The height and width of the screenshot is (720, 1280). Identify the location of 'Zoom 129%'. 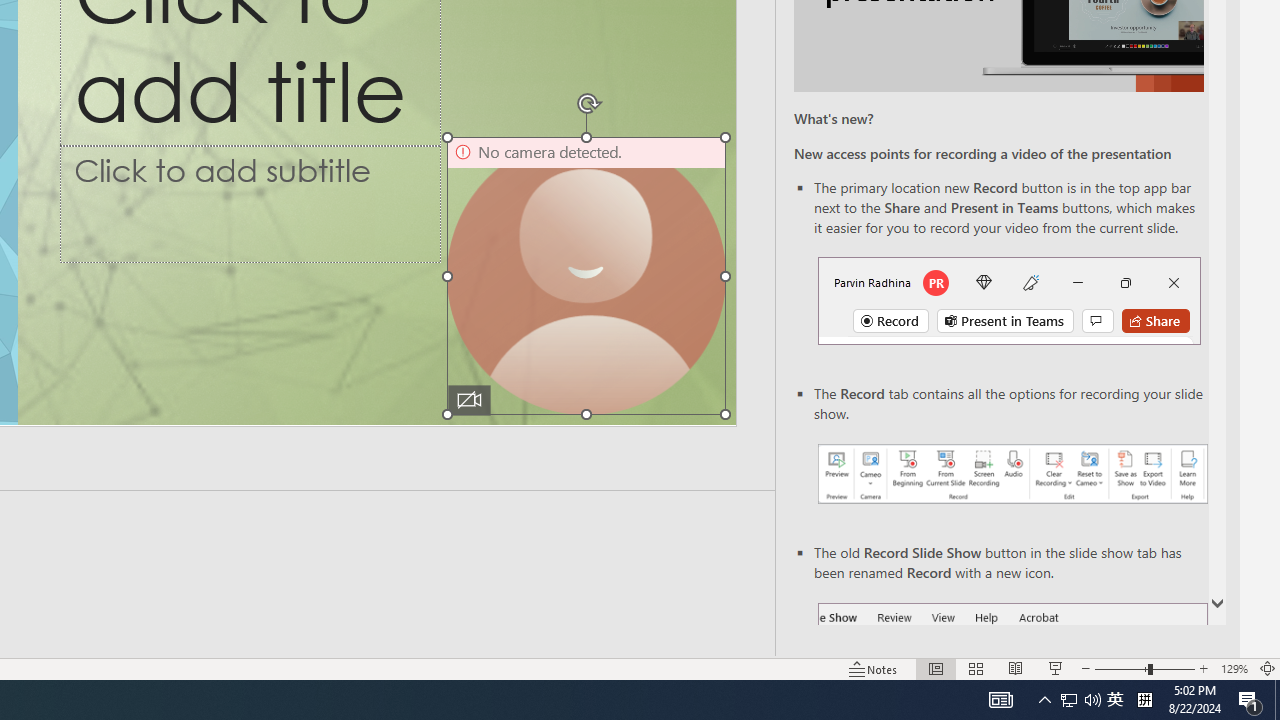
(1233, 669).